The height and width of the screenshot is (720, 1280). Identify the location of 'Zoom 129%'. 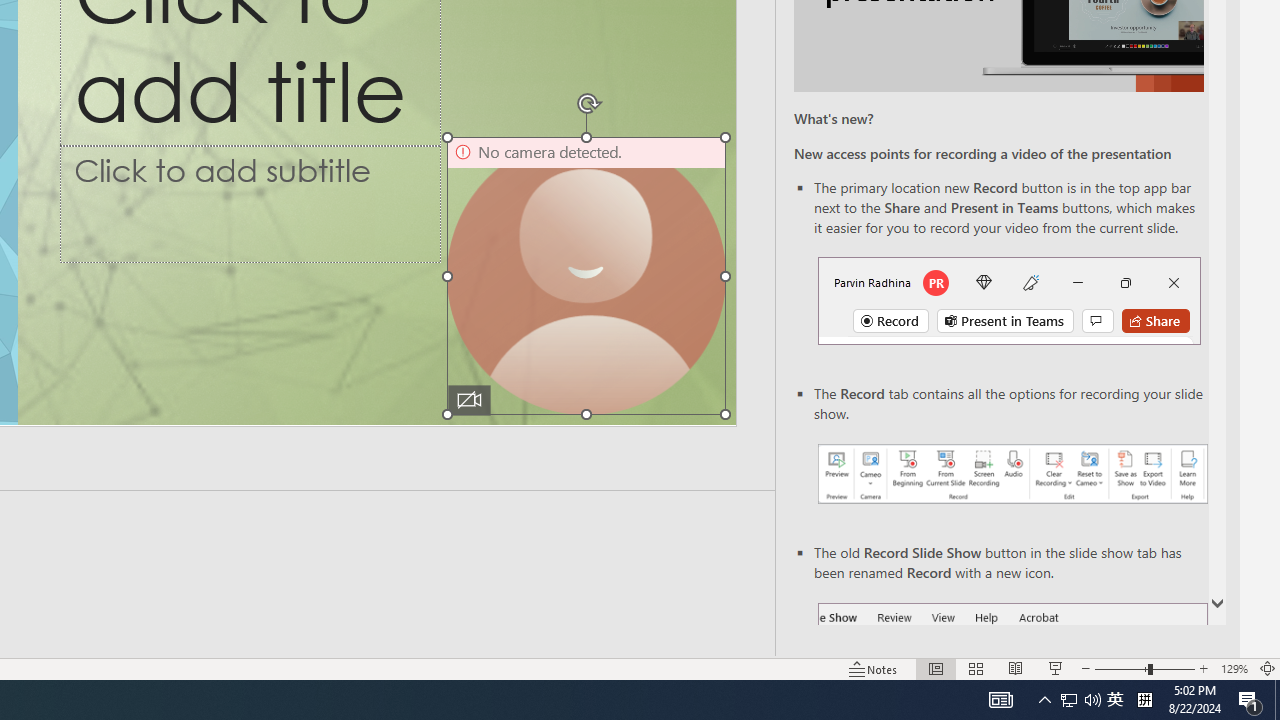
(1233, 669).